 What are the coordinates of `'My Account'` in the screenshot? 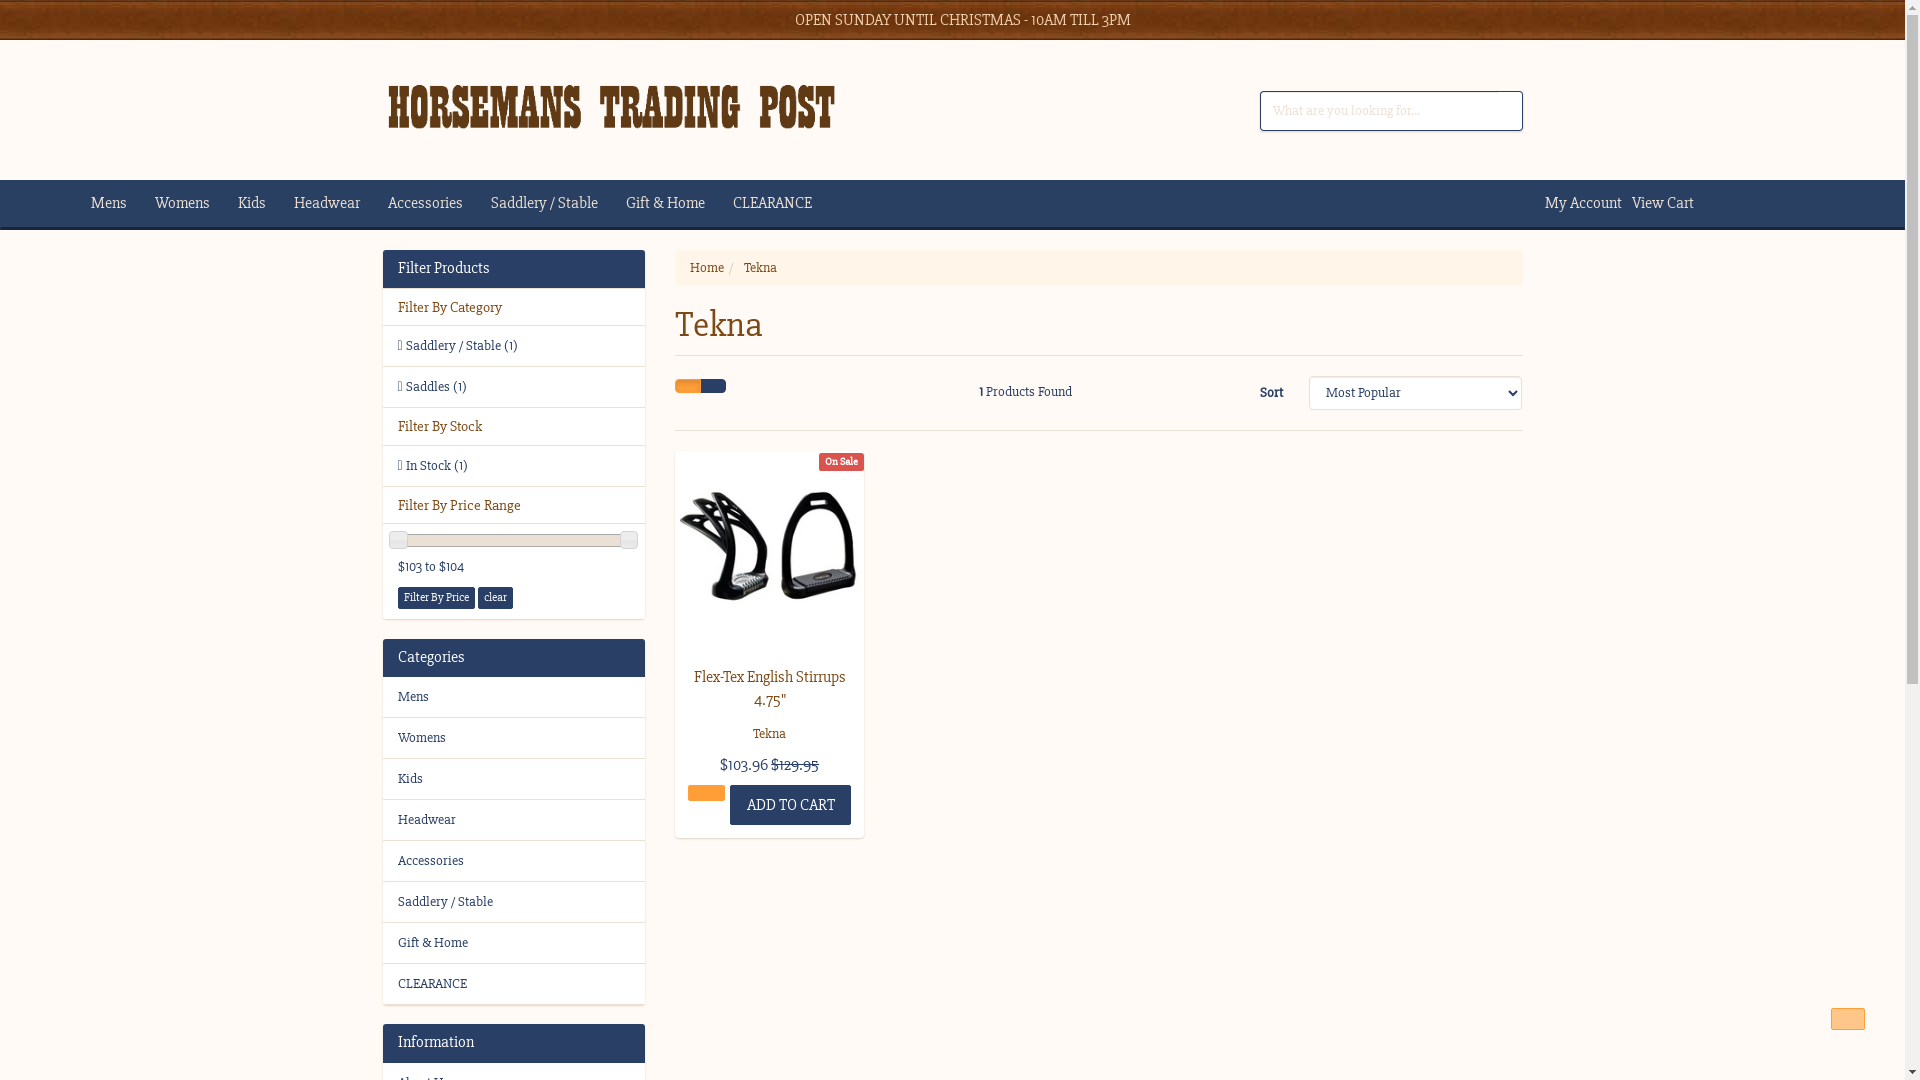 It's located at (1577, 203).